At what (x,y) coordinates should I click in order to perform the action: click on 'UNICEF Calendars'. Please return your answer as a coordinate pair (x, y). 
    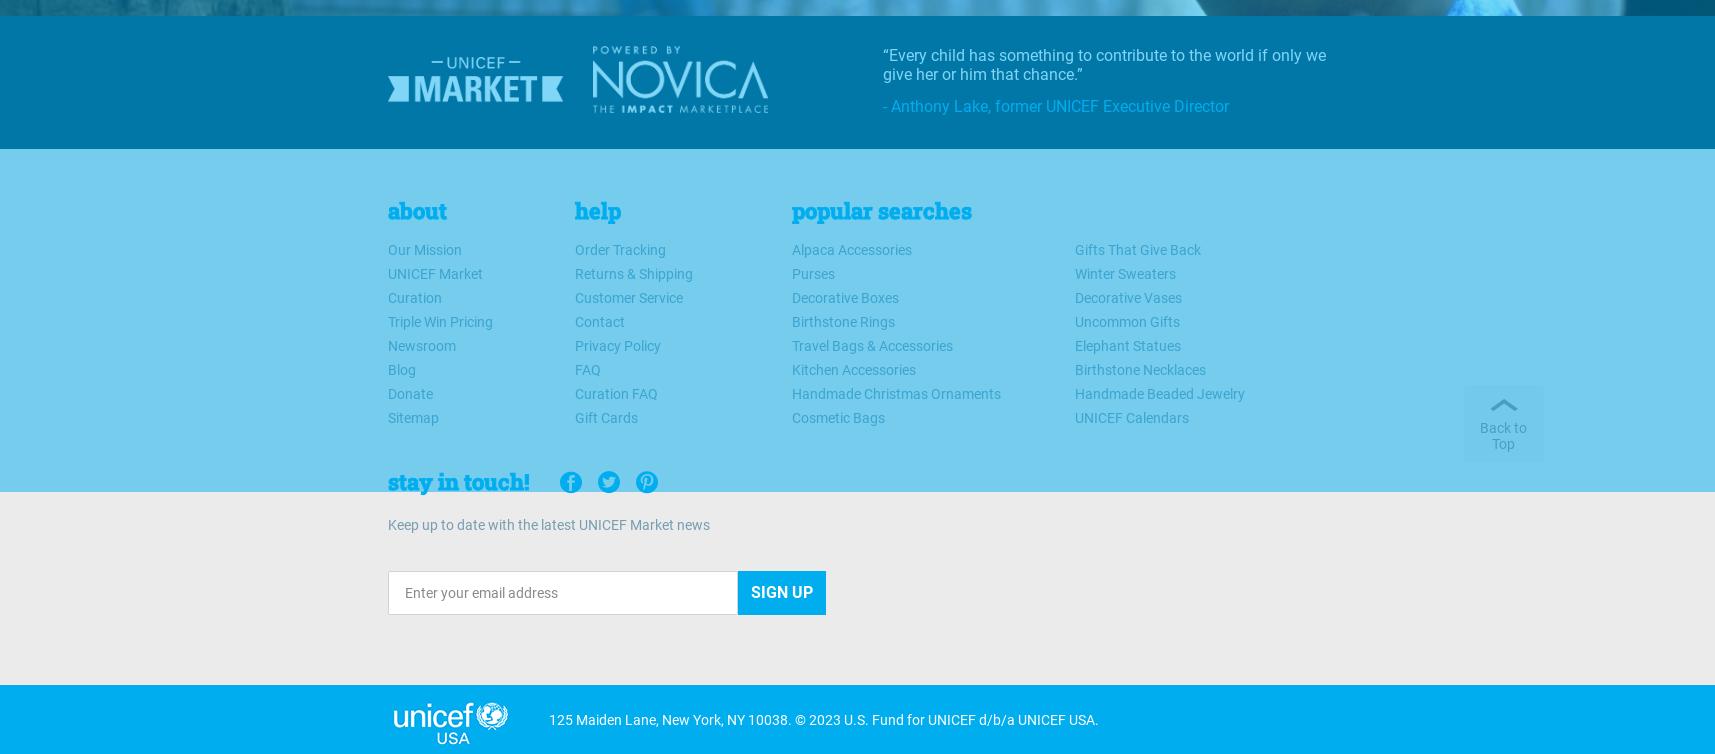
    Looking at the image, I should click on (1131, 417).